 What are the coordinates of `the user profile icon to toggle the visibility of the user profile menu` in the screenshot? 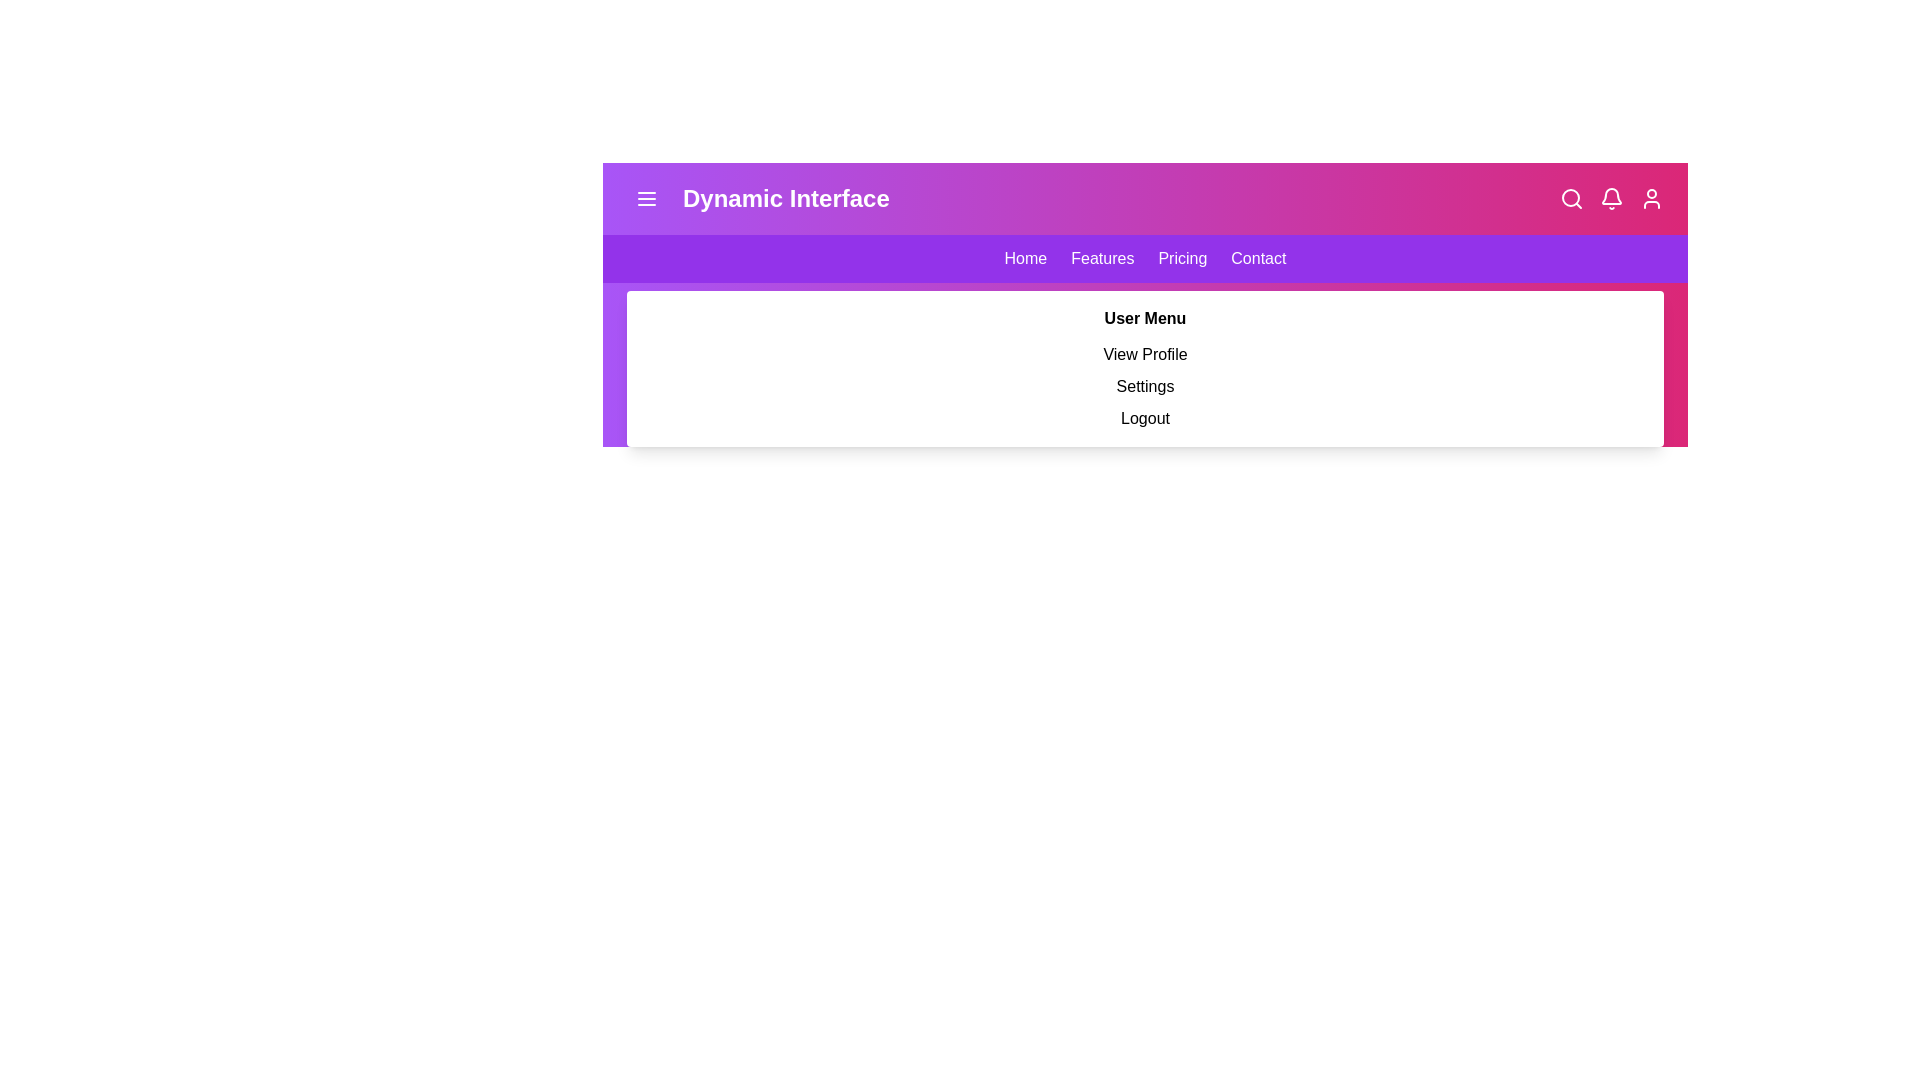 It's located at (1651, 199).